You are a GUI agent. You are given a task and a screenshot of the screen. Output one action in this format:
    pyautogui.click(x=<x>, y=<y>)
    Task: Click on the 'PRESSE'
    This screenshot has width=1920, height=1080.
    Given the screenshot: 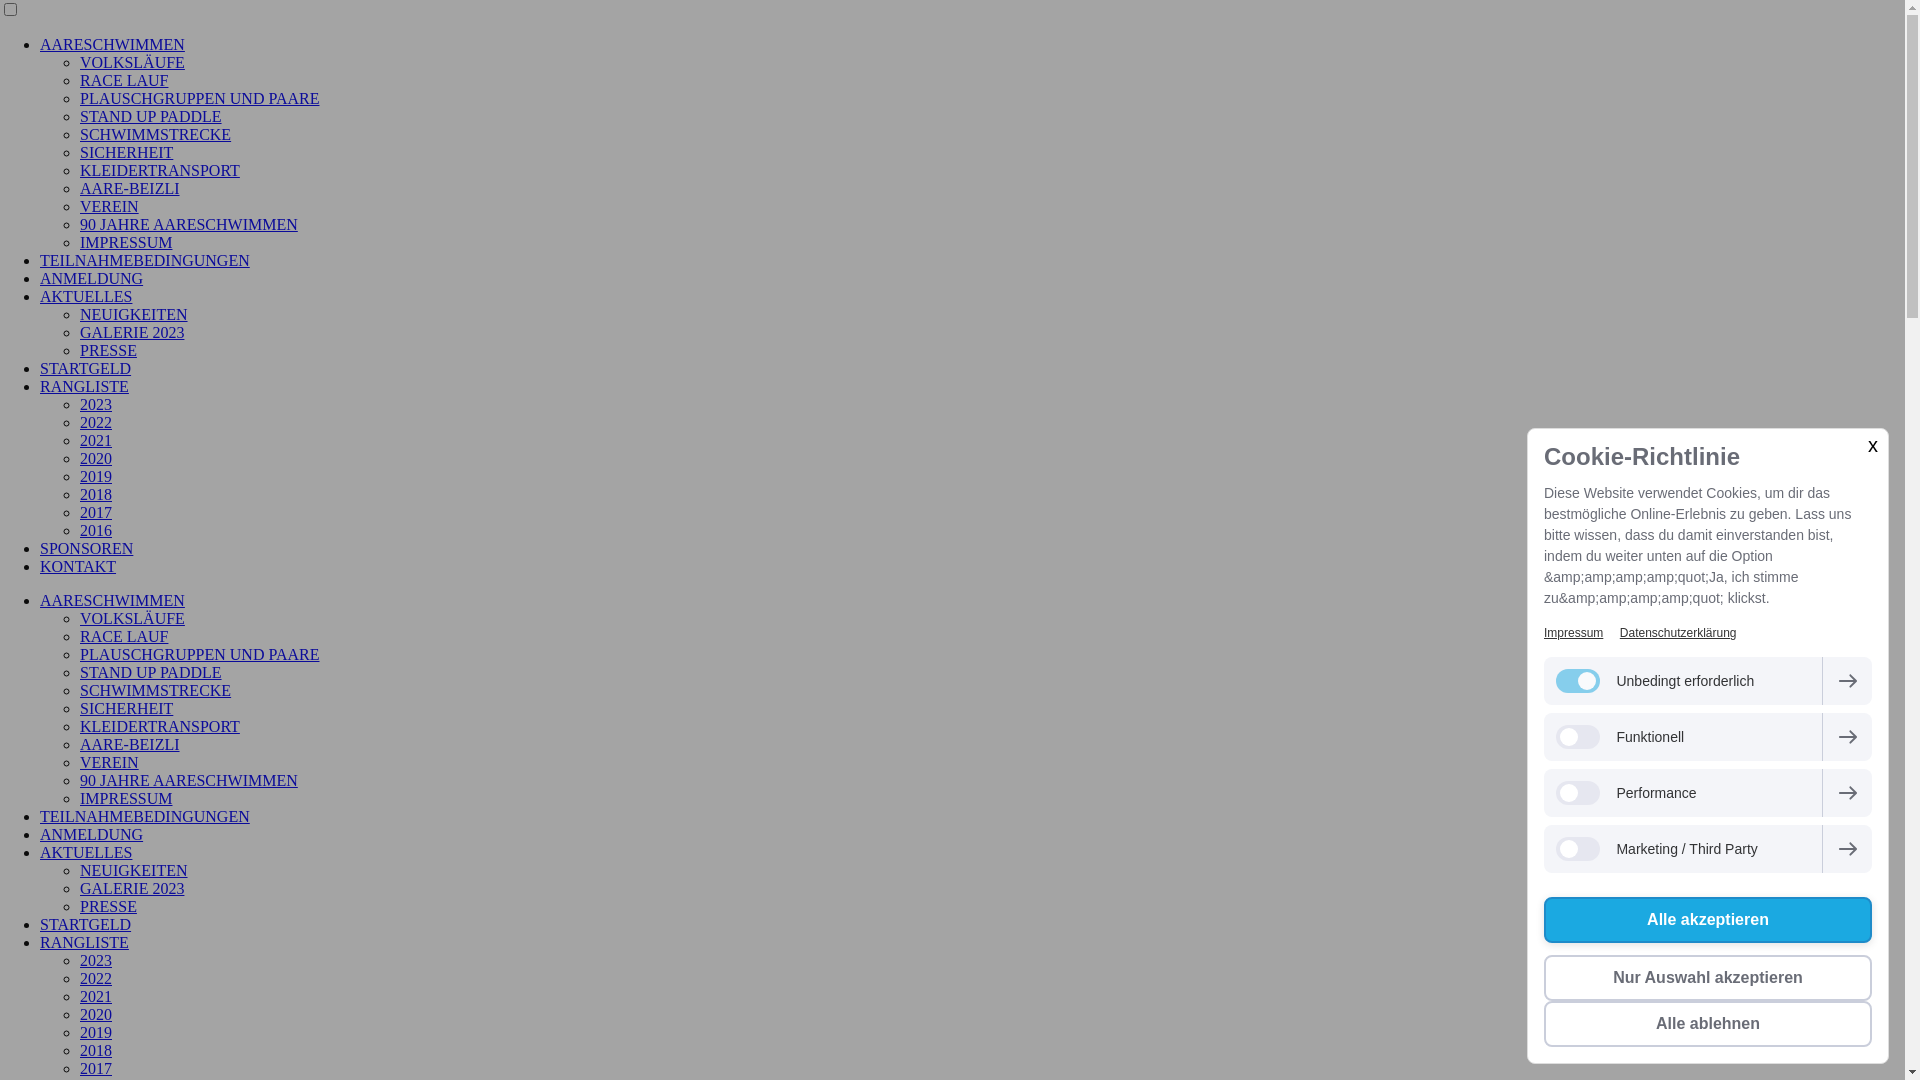 What is the action you would take?
    pyautogui.click(x=107, y=906)
    